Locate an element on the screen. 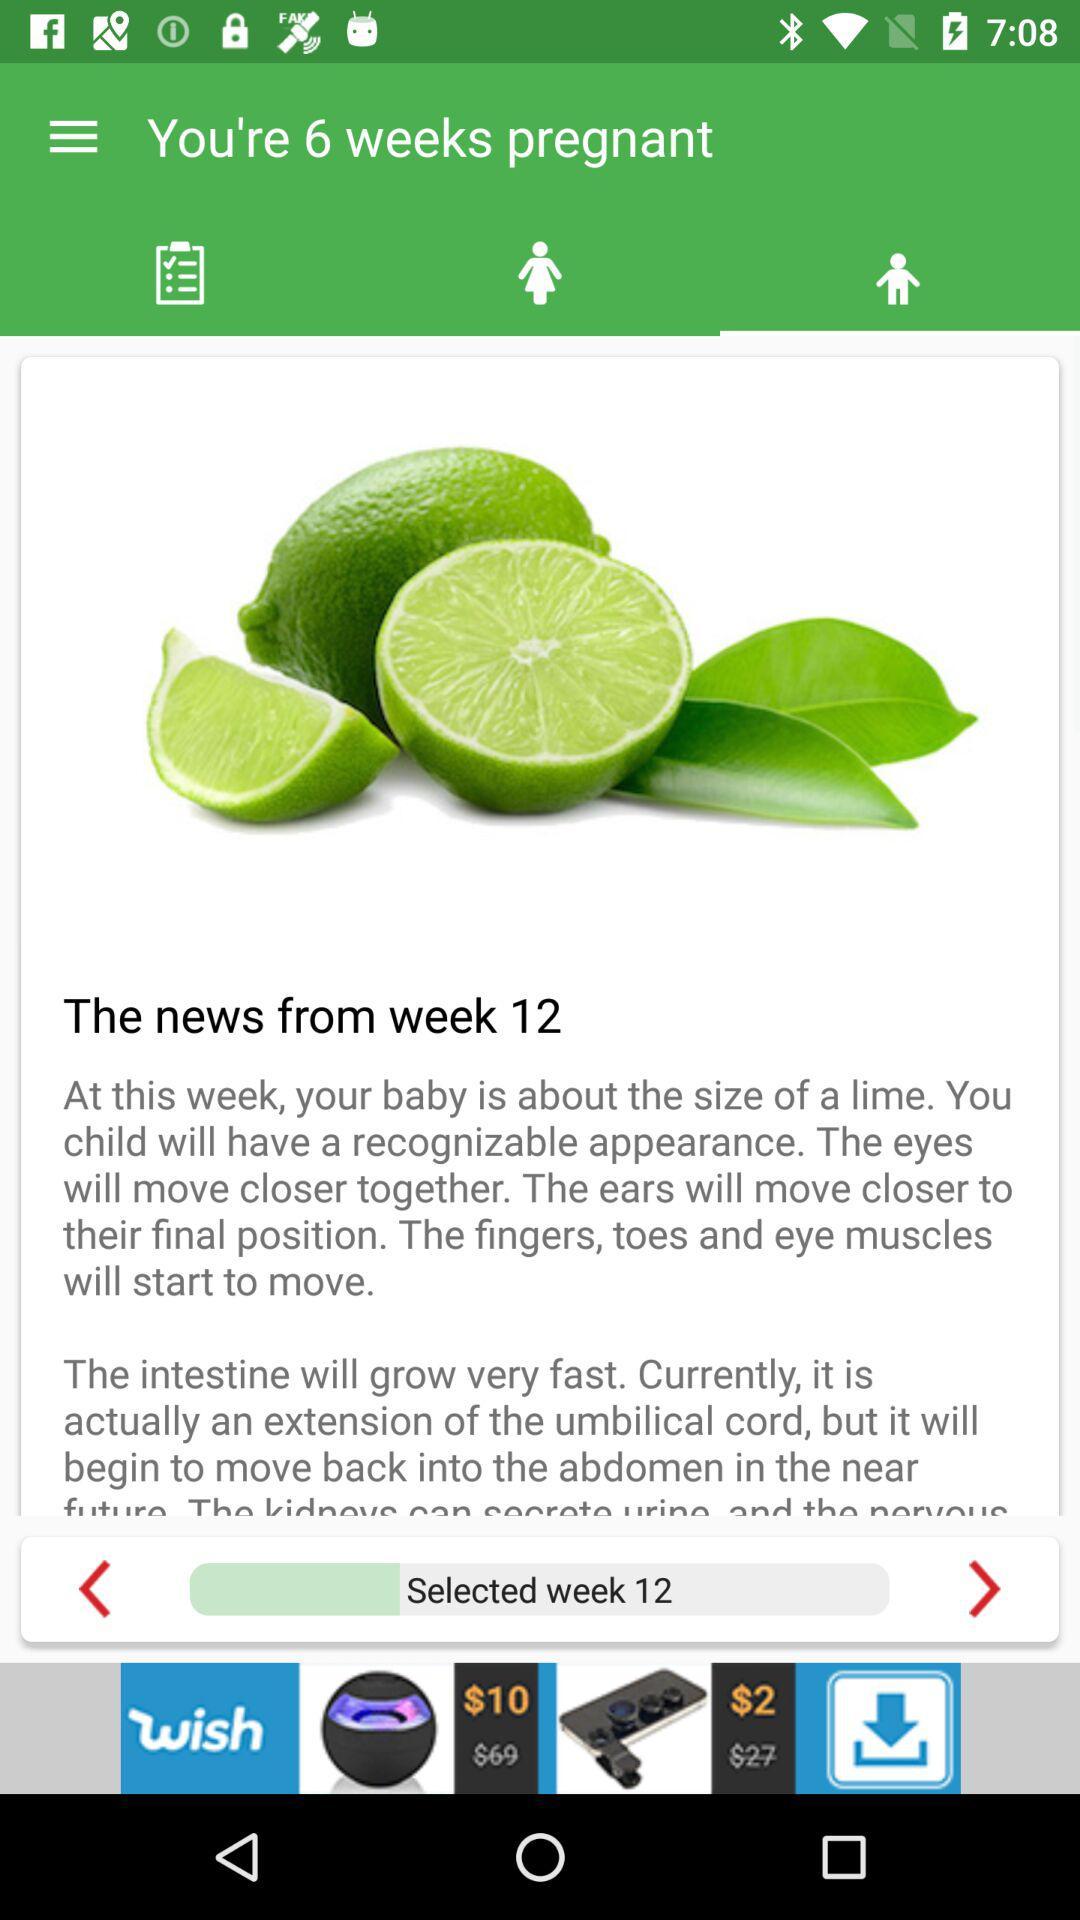  next page is located at coordinates (983, 1588).